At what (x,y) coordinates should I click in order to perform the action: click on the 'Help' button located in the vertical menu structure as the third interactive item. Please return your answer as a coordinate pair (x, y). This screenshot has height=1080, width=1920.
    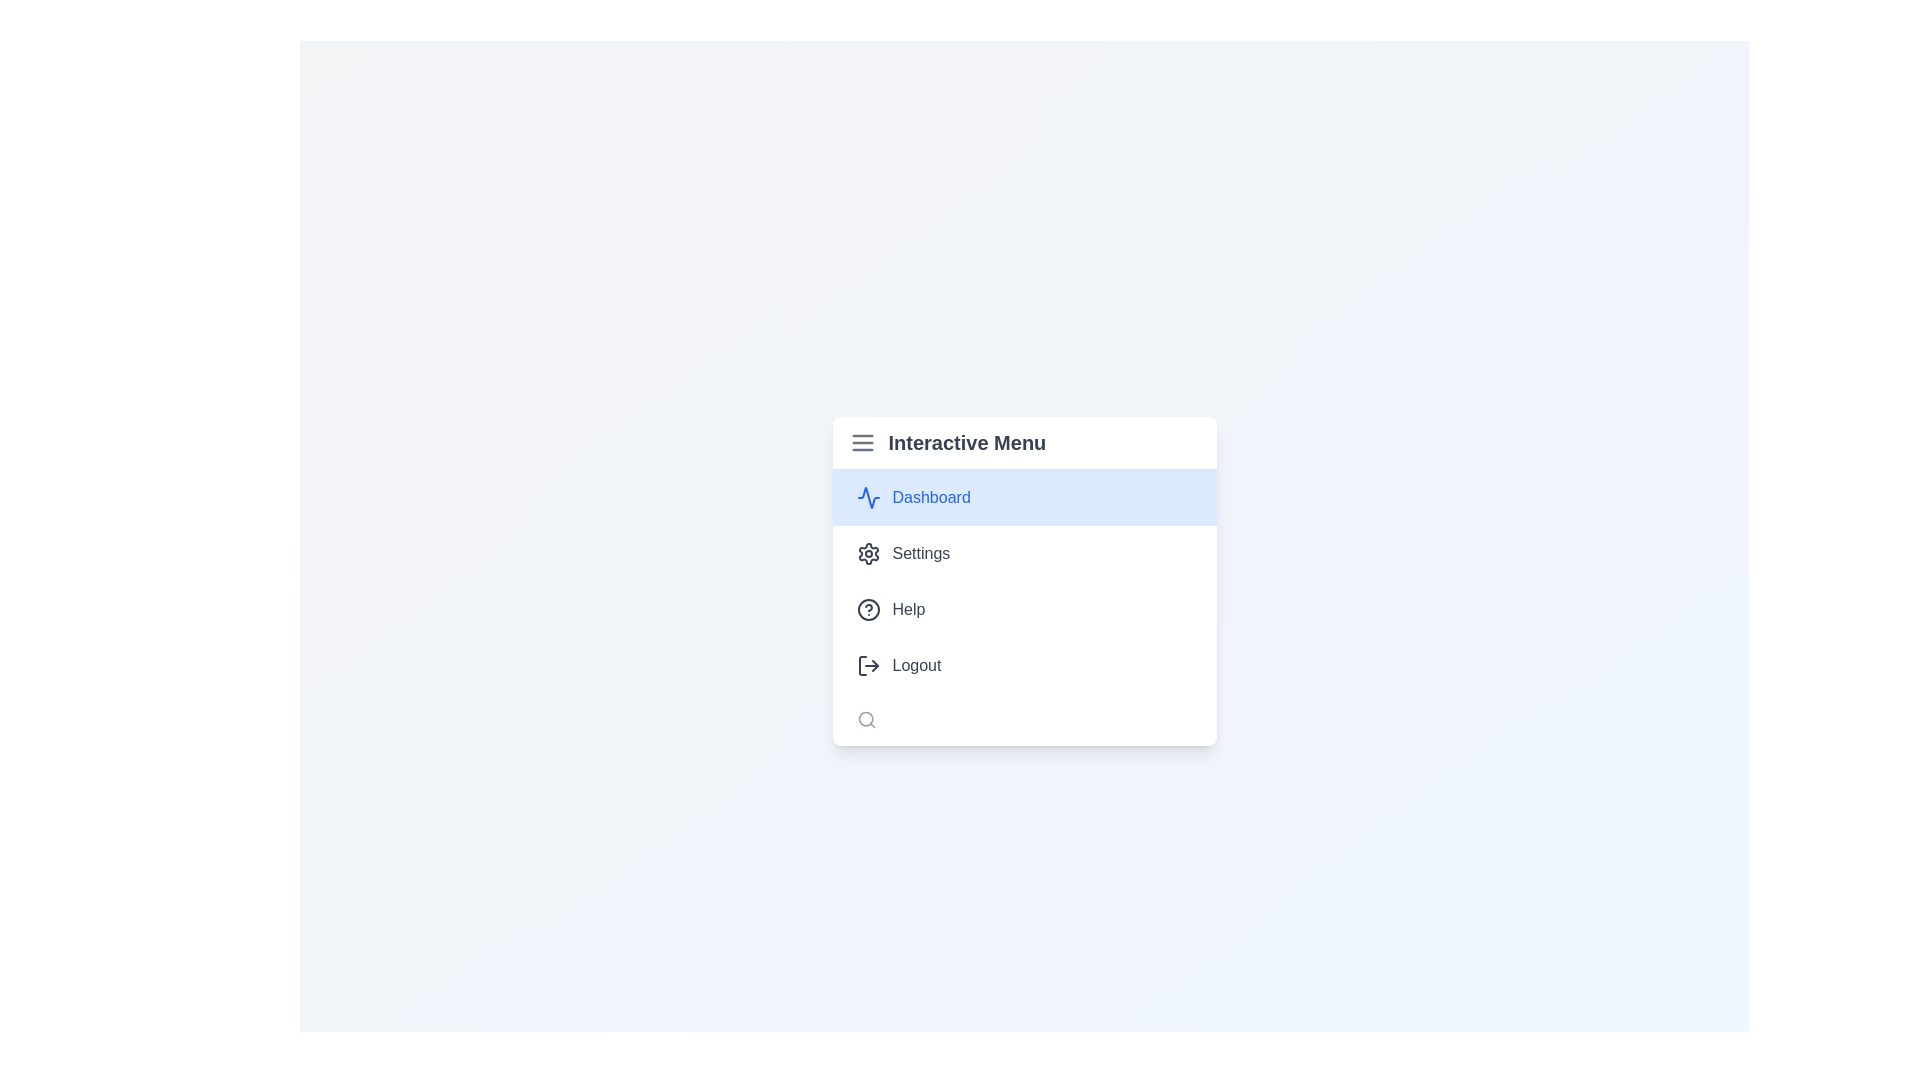
    Looking at the image, I should click on (1024, 608).